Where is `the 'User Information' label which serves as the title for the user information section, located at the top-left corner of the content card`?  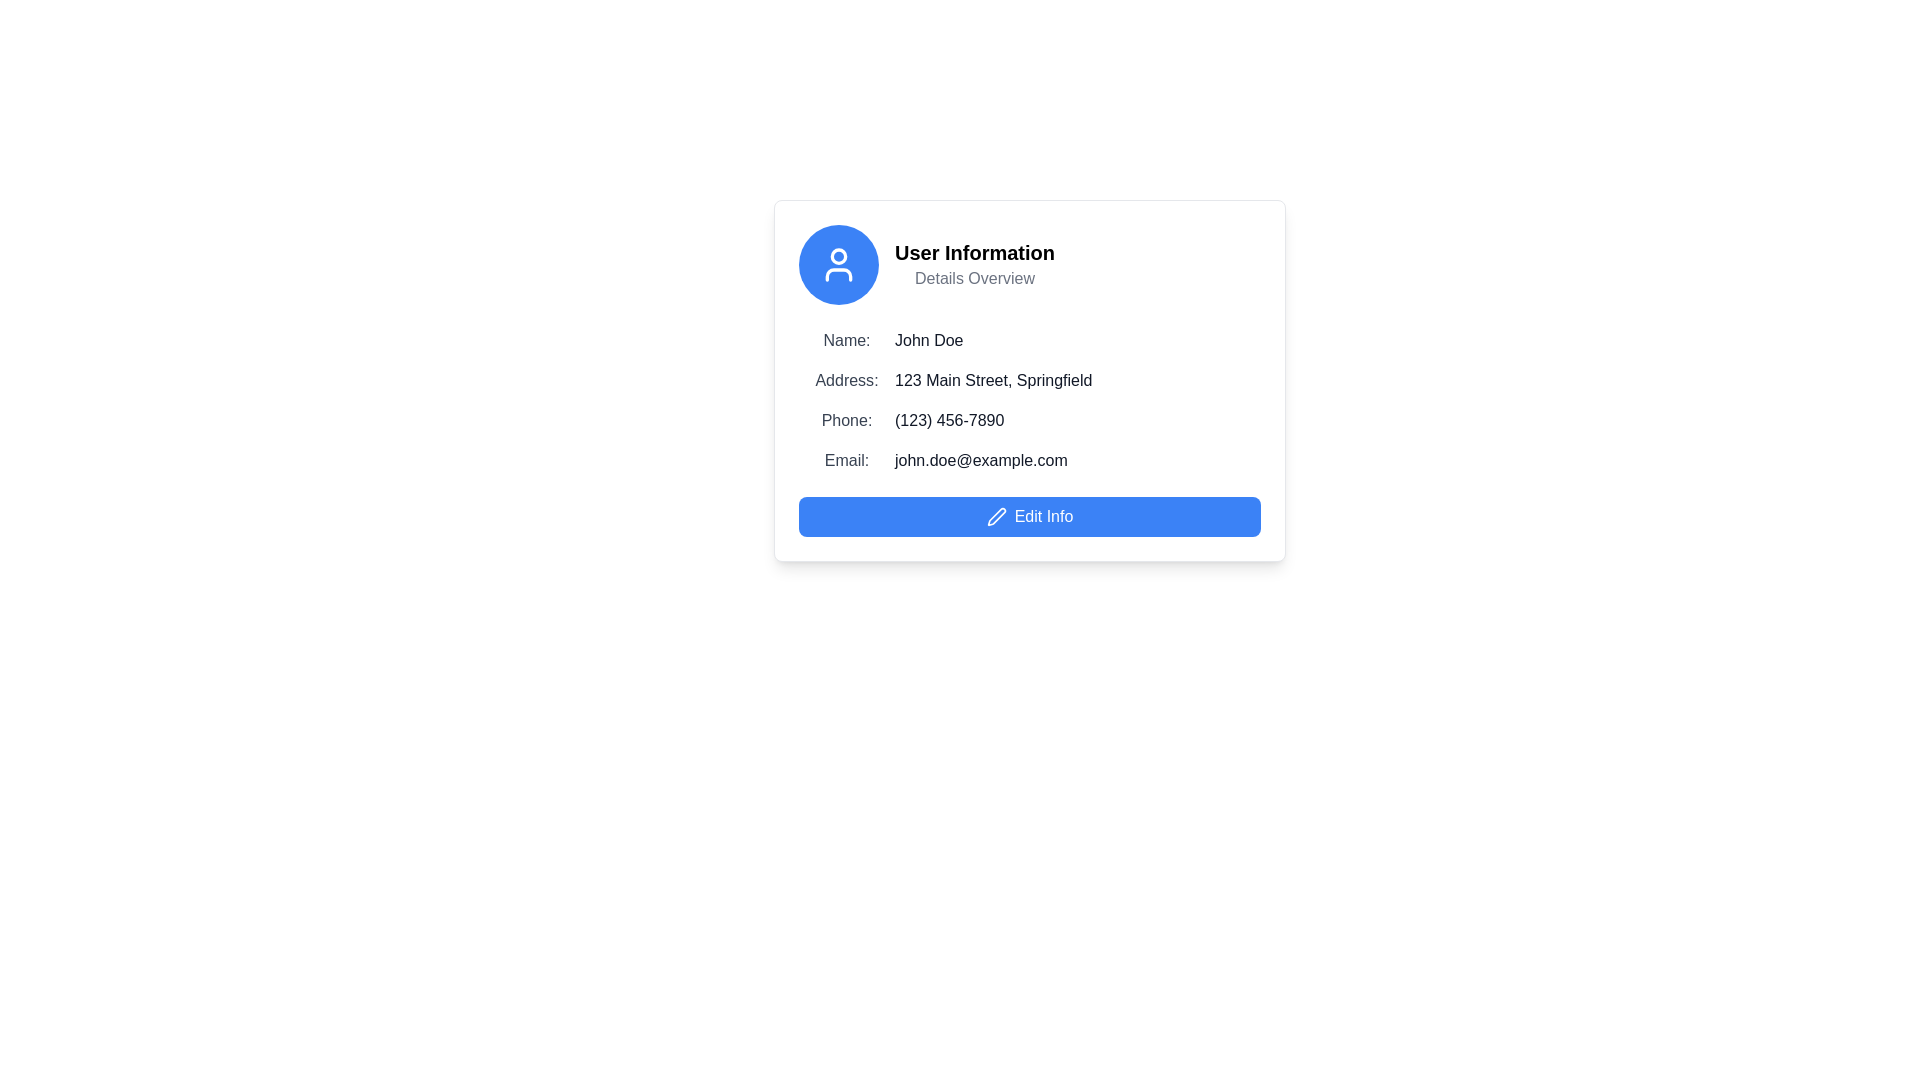
the 'User Information' label which serves as the title for the user information section, located at the top-left corner of the content card is located at coordinates (974, 252).